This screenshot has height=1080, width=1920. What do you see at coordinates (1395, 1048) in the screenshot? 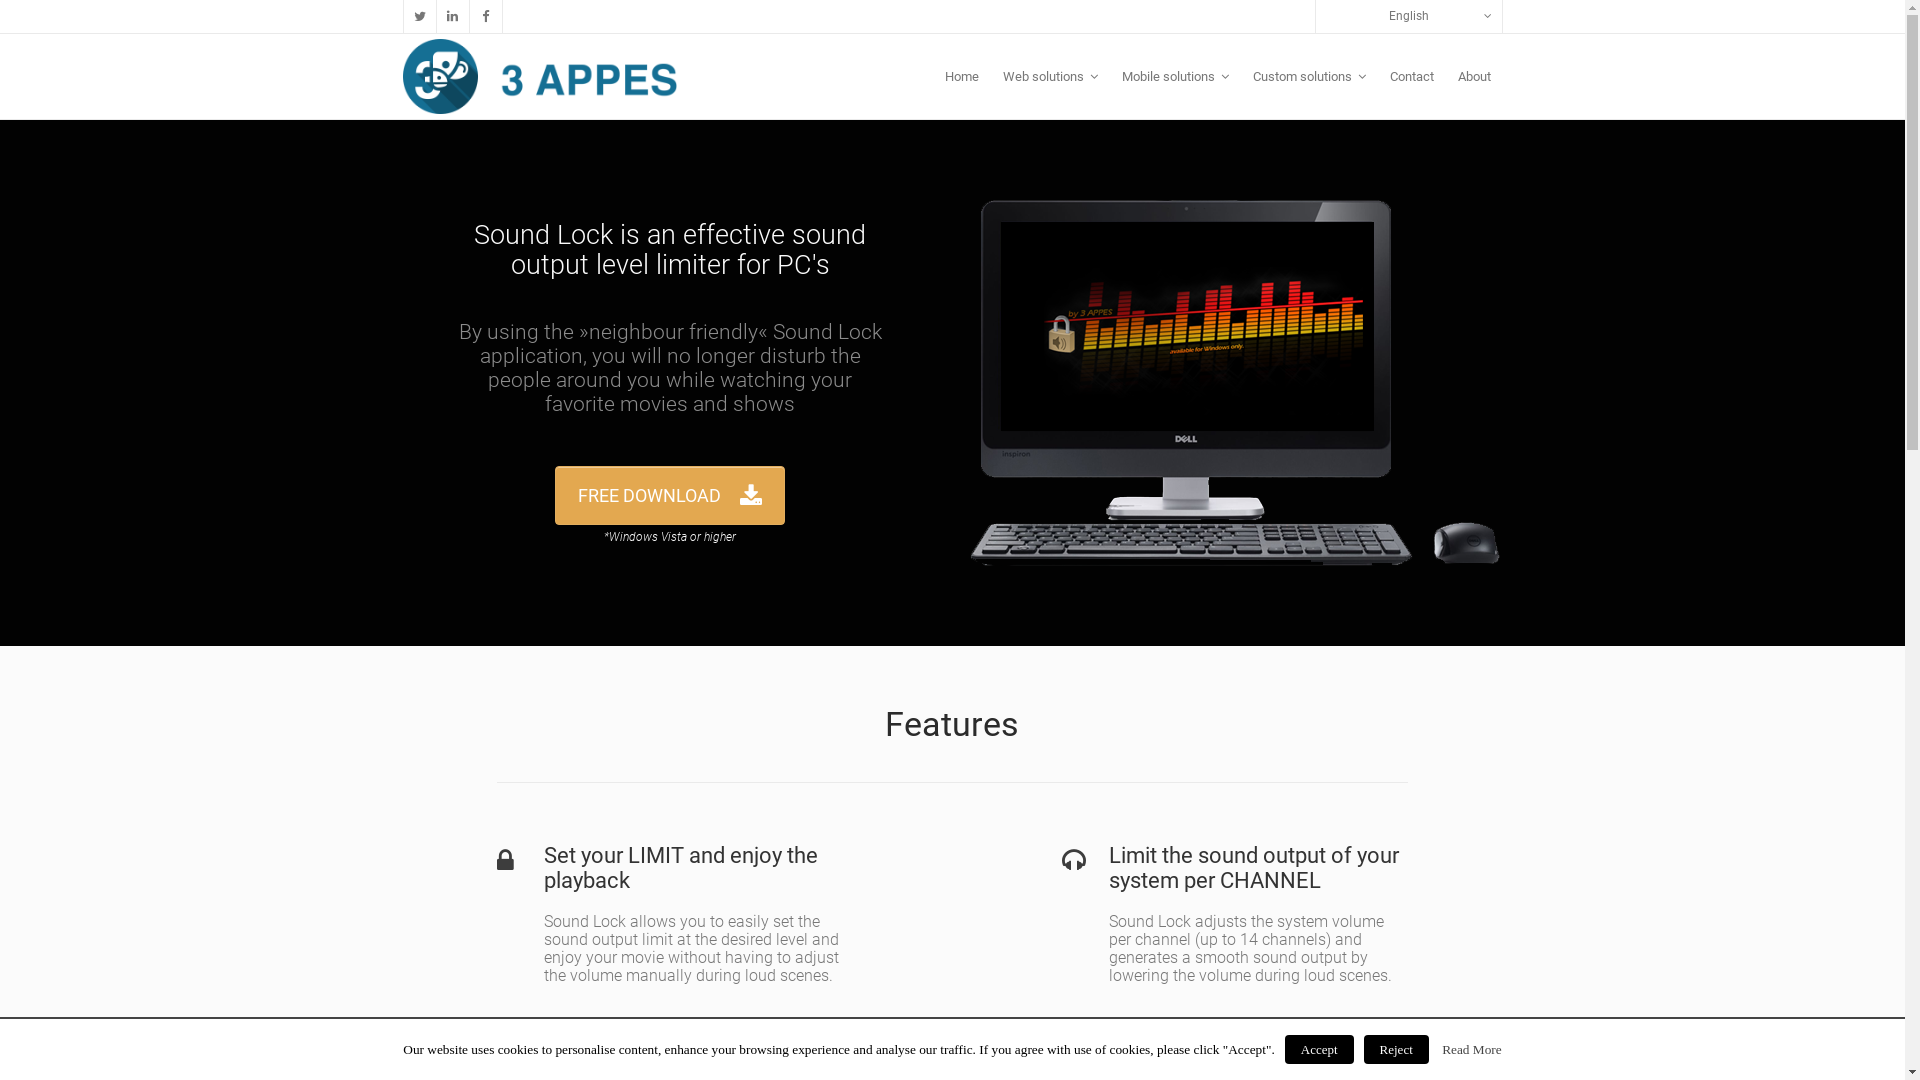
I see `'Reject'` at bounding box center [1395, 1048].